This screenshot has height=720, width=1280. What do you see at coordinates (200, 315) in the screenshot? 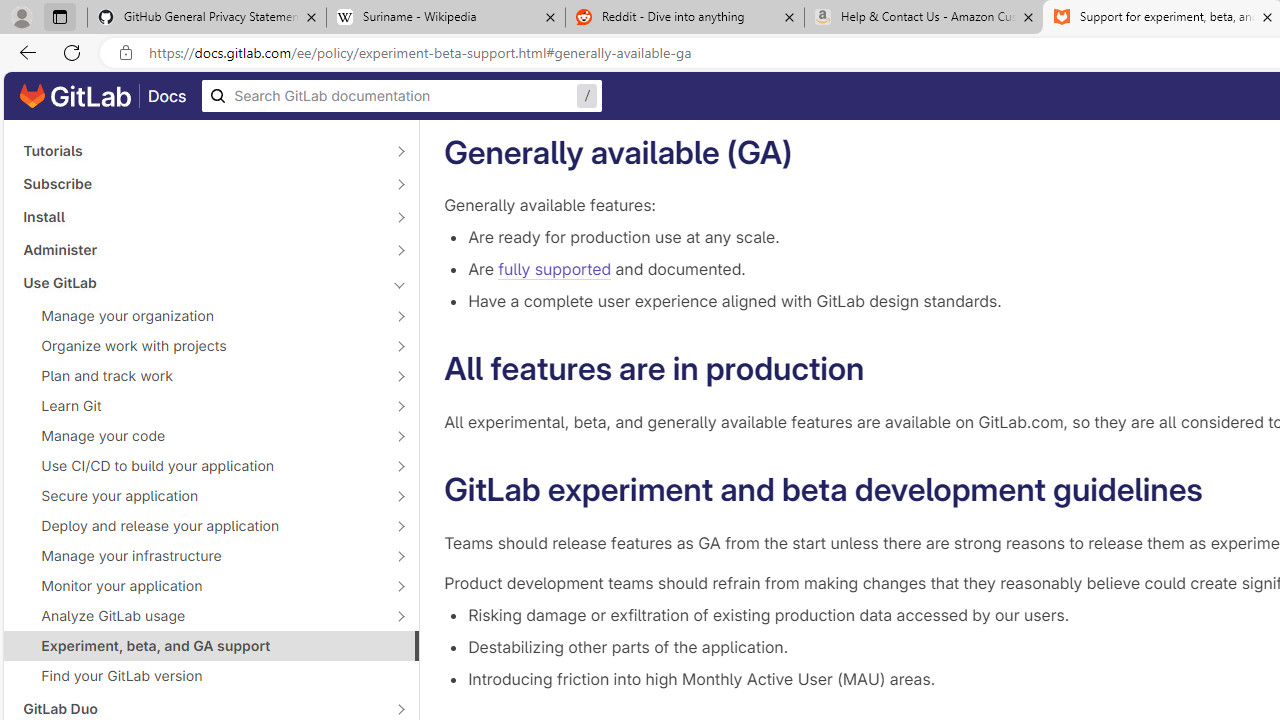
I see `'Manage your organization'` at bounding box center [200, 315].